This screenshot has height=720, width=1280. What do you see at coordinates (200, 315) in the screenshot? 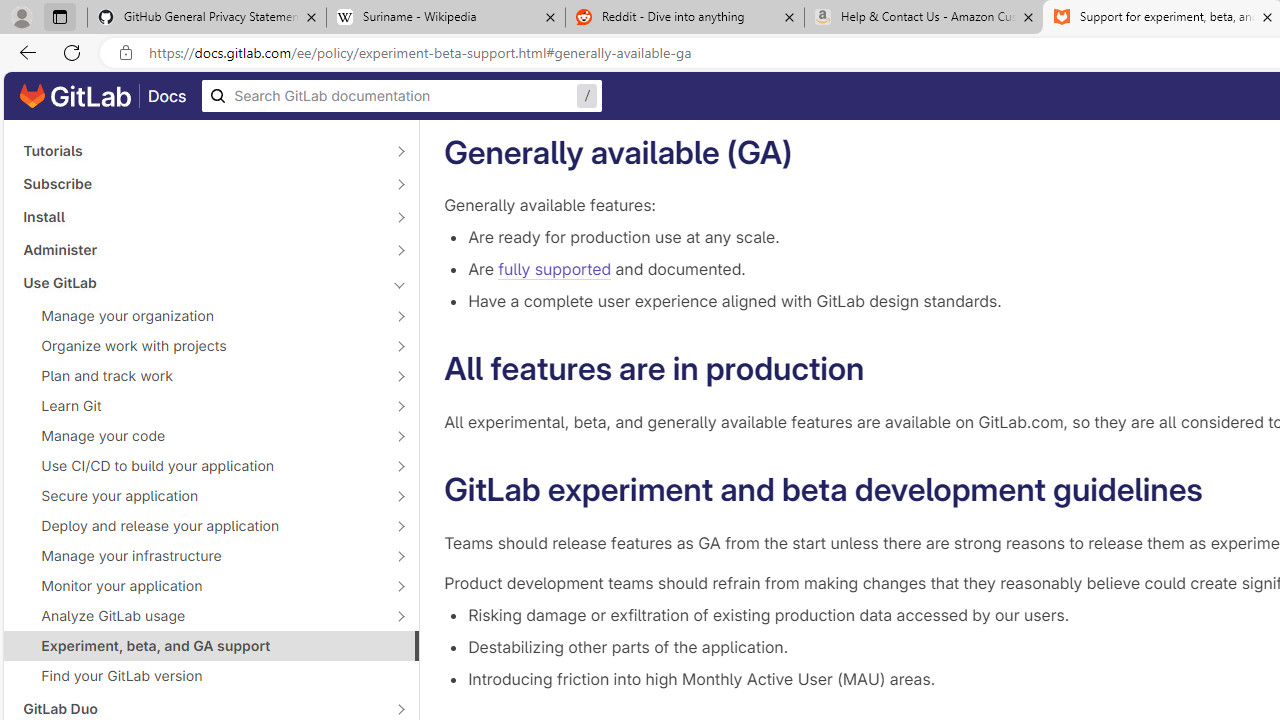
I see `'Manage your organization'` at bounding box center [200, 315].